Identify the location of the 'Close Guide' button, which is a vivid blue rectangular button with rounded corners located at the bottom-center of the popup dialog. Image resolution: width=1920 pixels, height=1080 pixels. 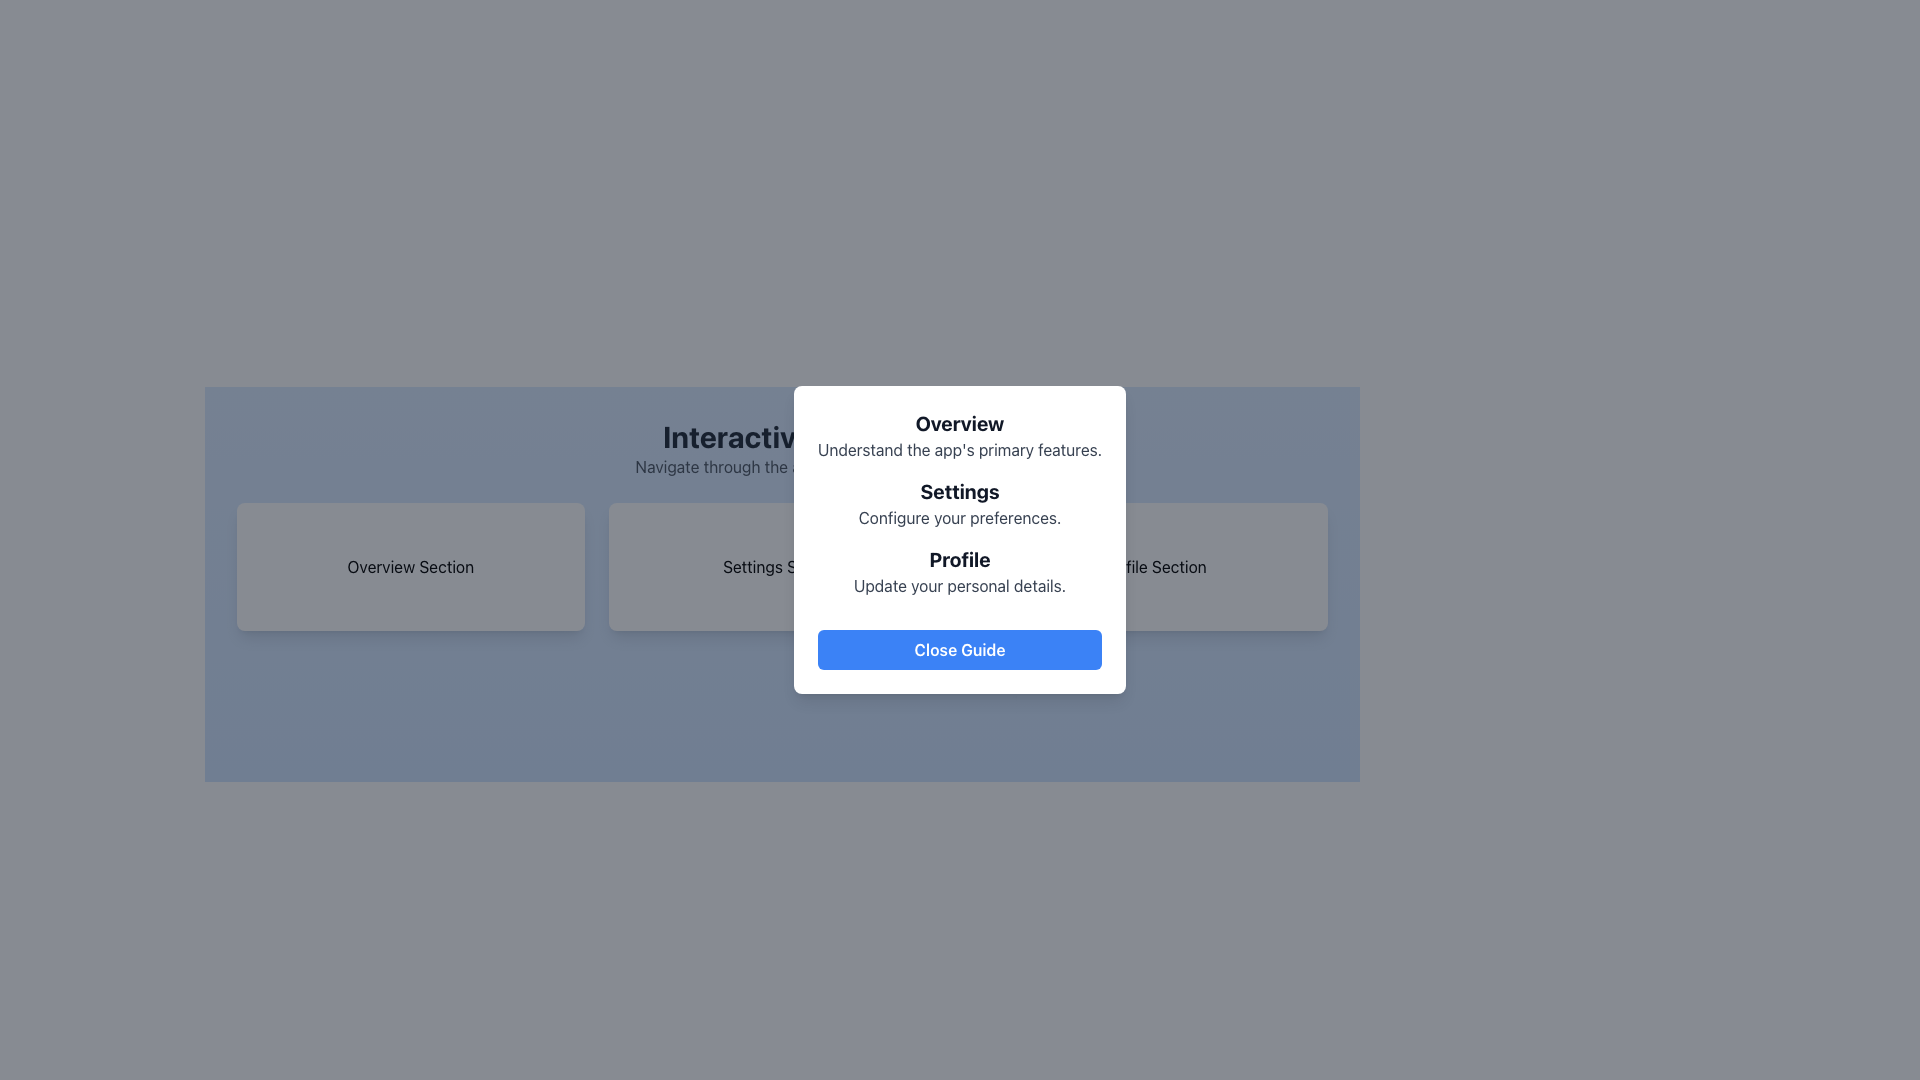
(960, 650).